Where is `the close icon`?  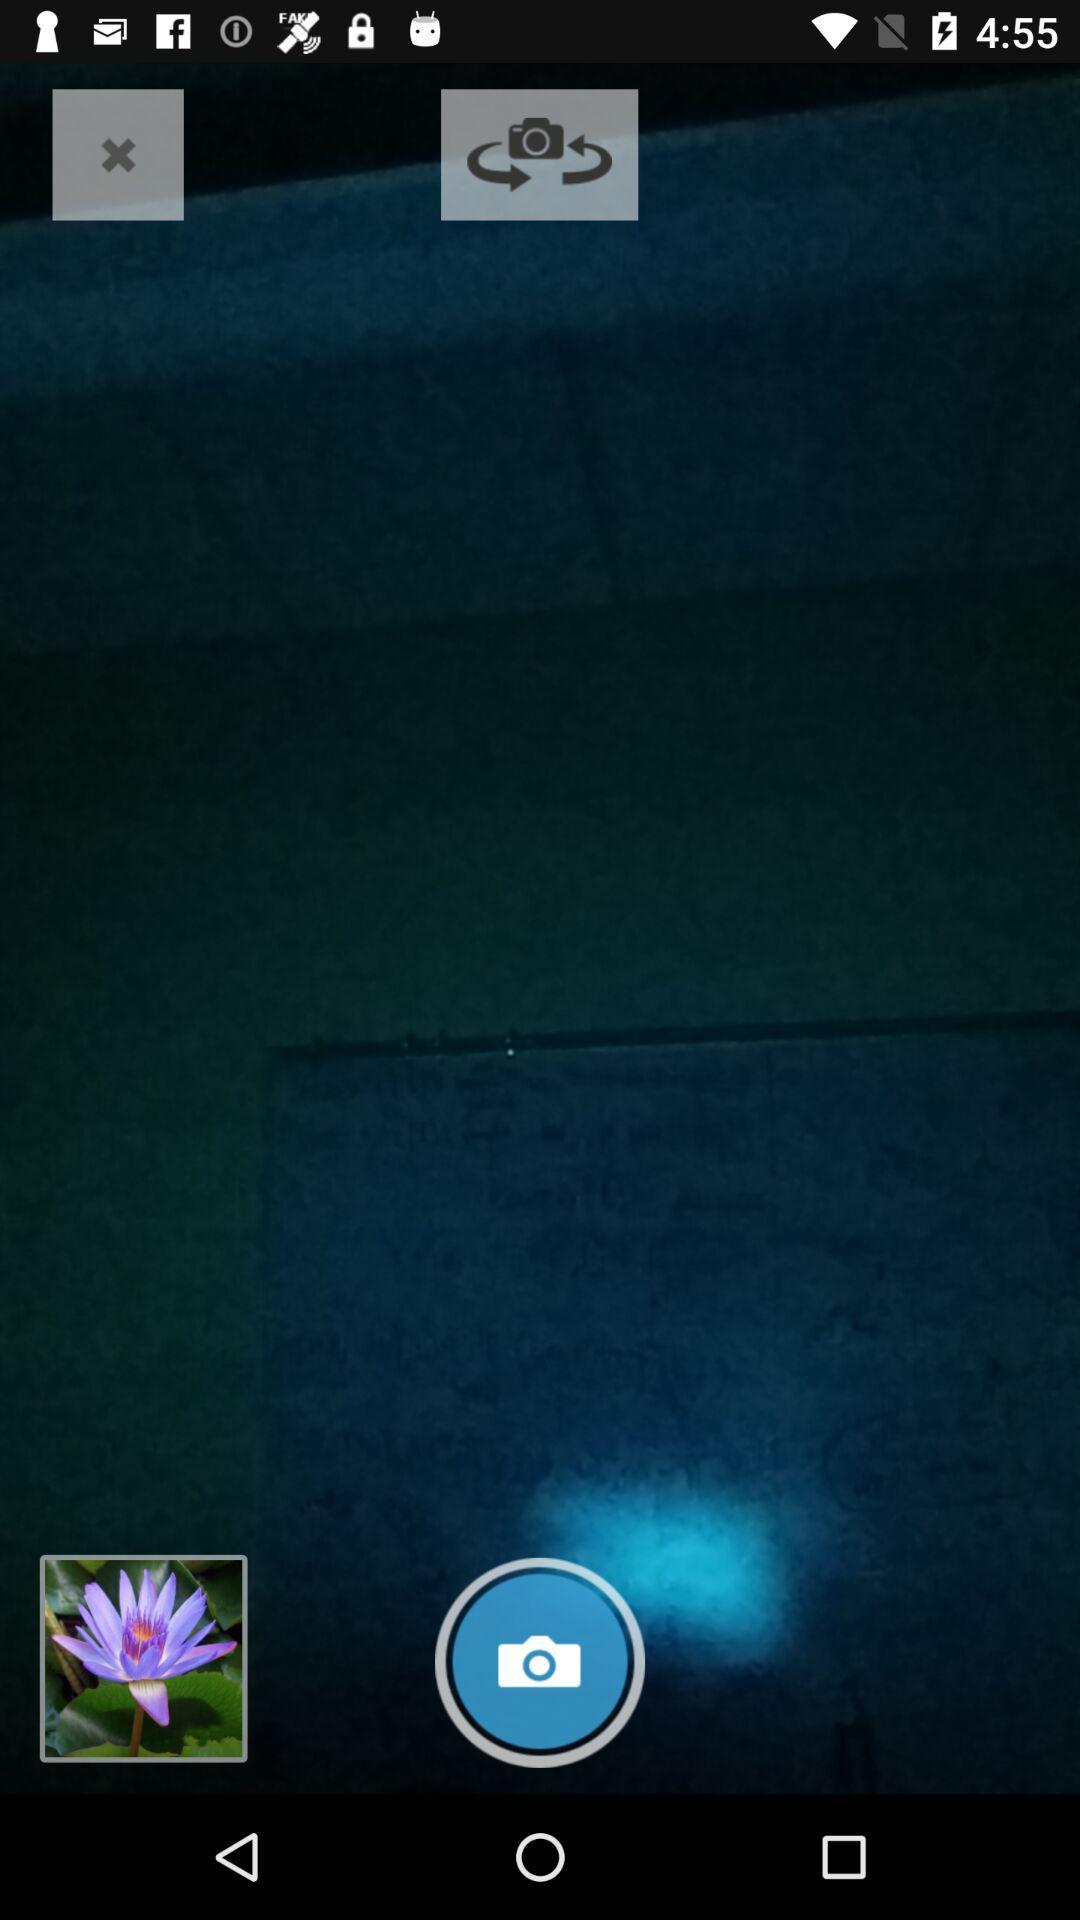
the close icon is located at coordinates (118, 153).